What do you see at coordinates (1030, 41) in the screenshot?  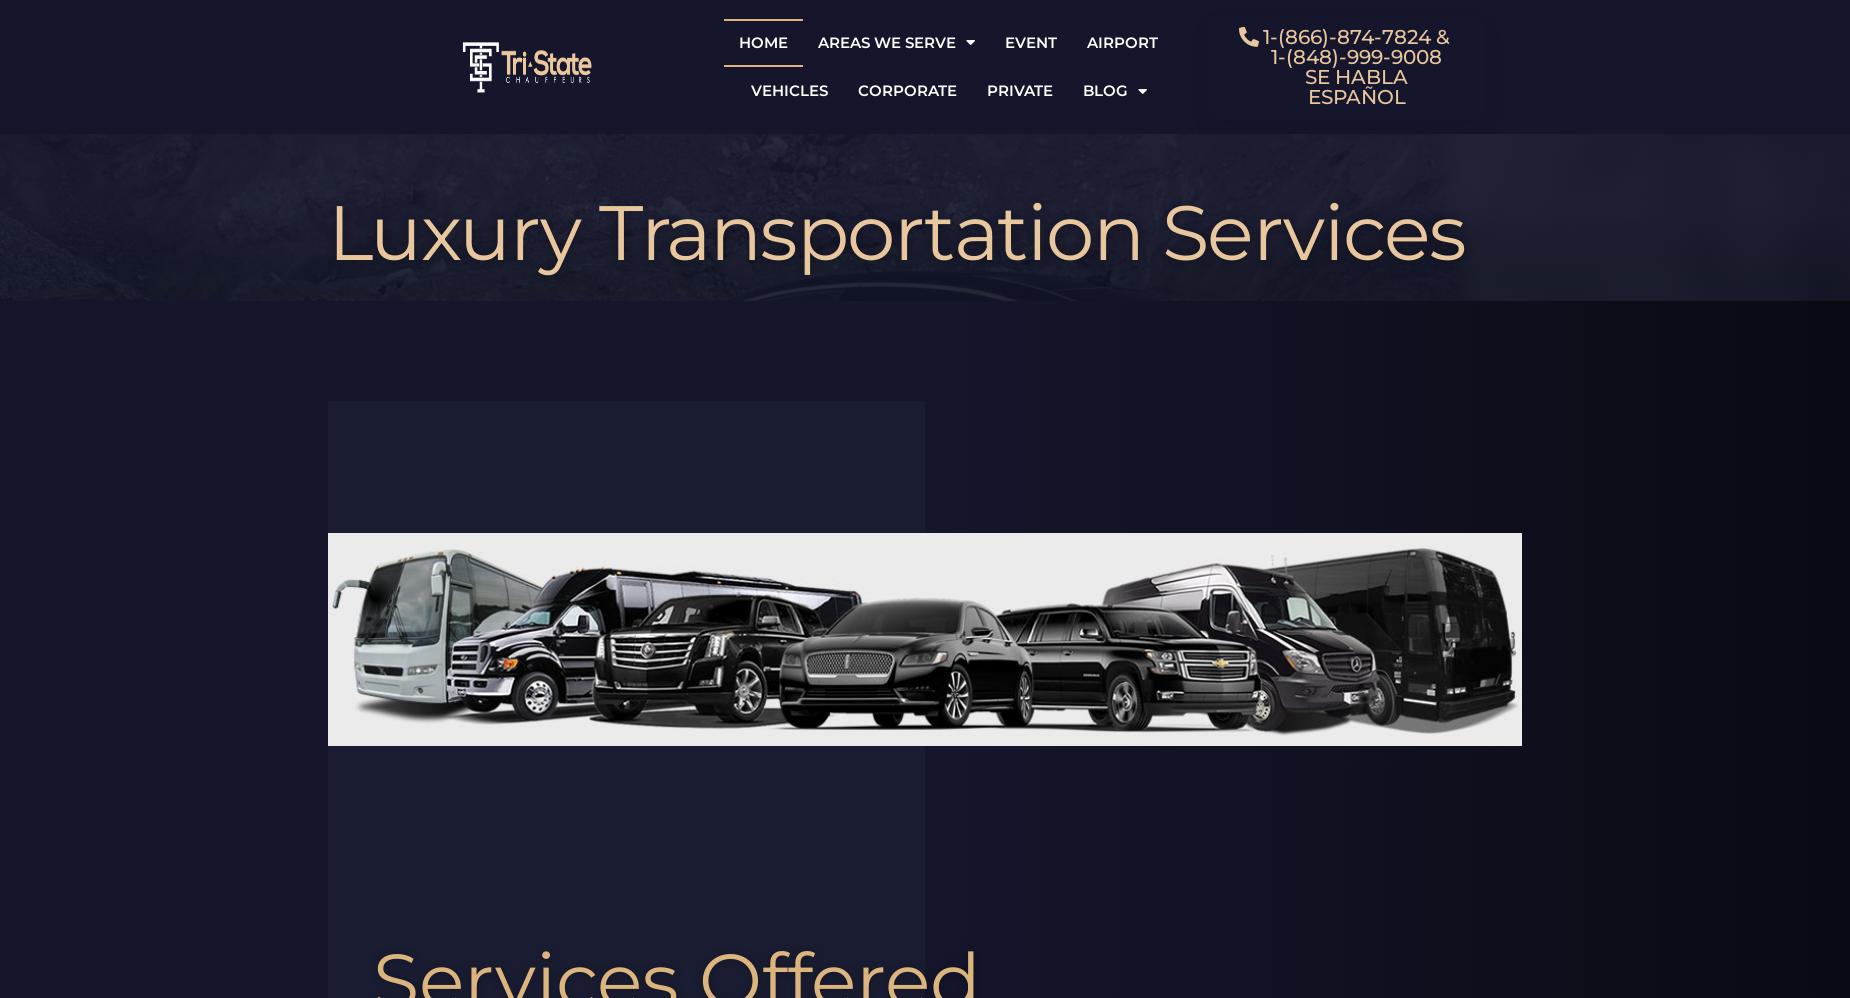 I see `'Event'` at bounding box center [1030, 41].